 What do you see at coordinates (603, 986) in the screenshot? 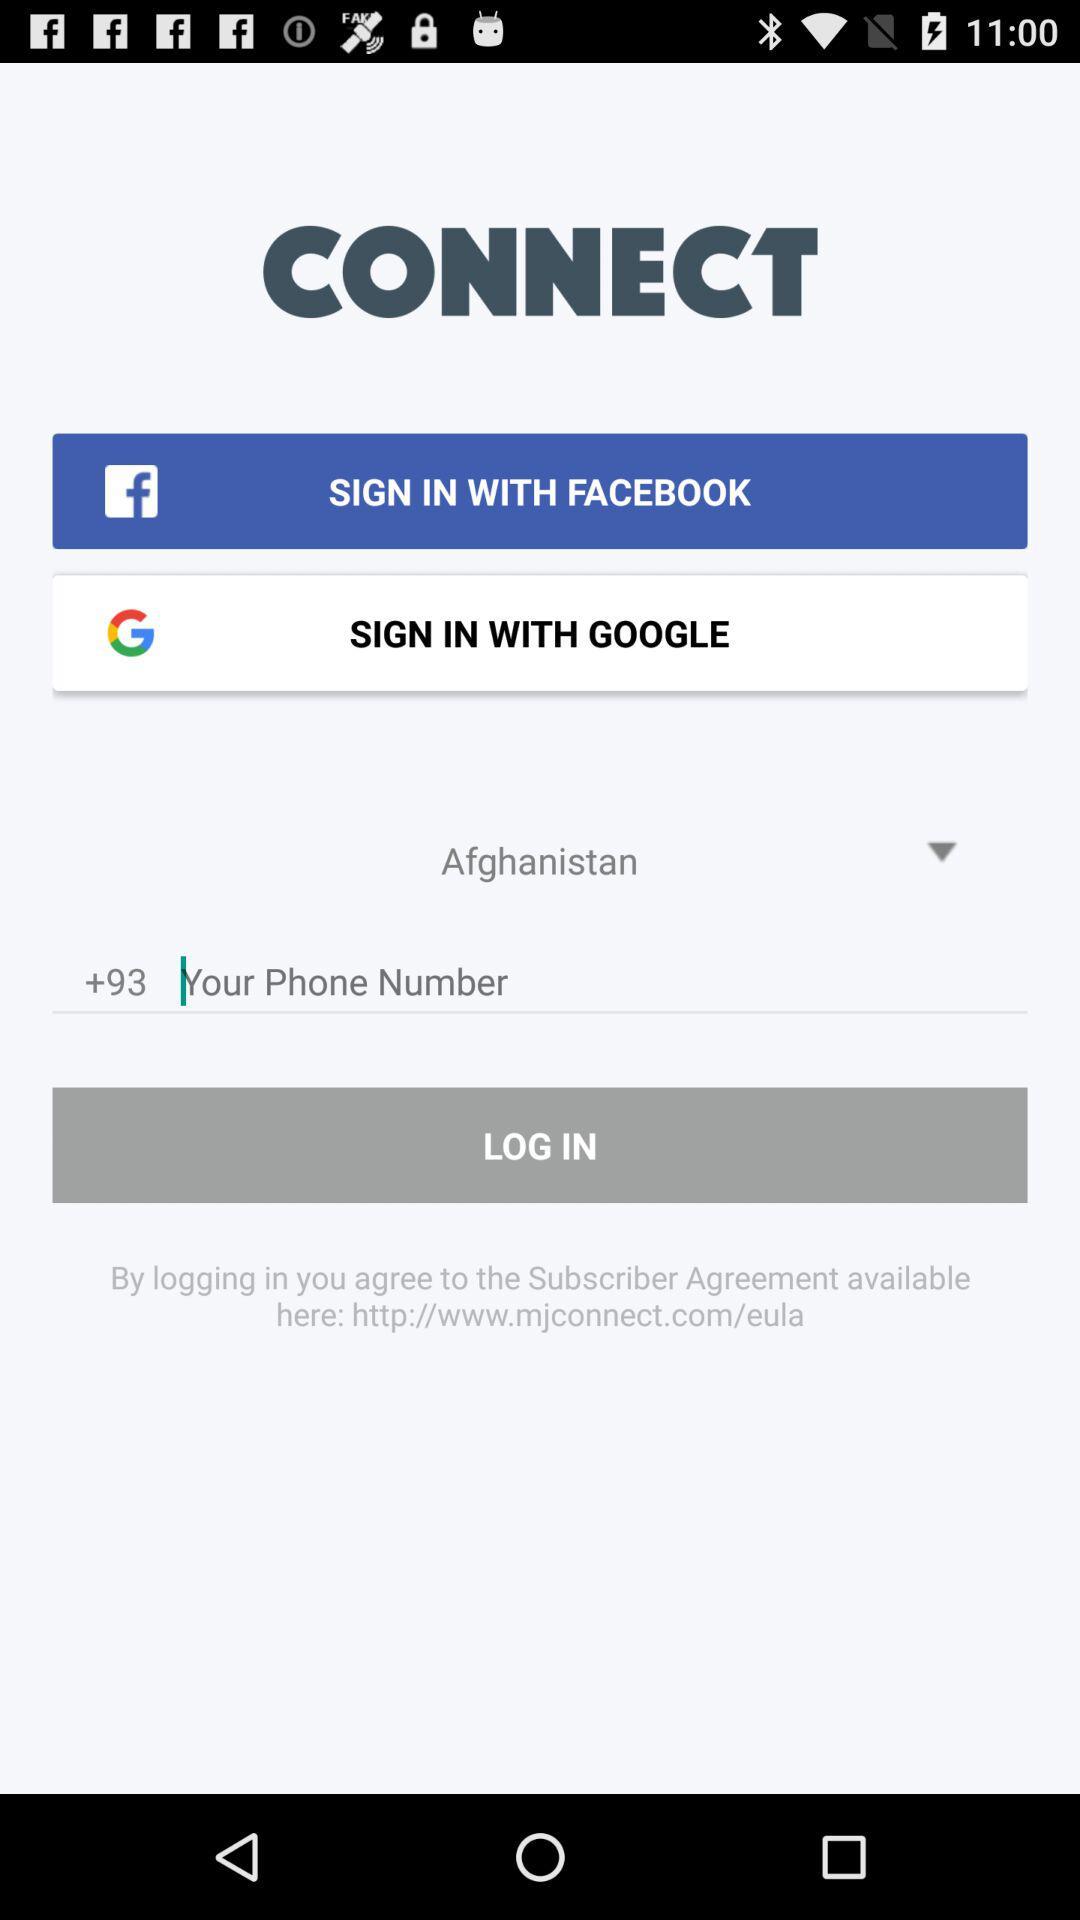
I see `the icon below afghanistan item` at bounding box center [603, 986].